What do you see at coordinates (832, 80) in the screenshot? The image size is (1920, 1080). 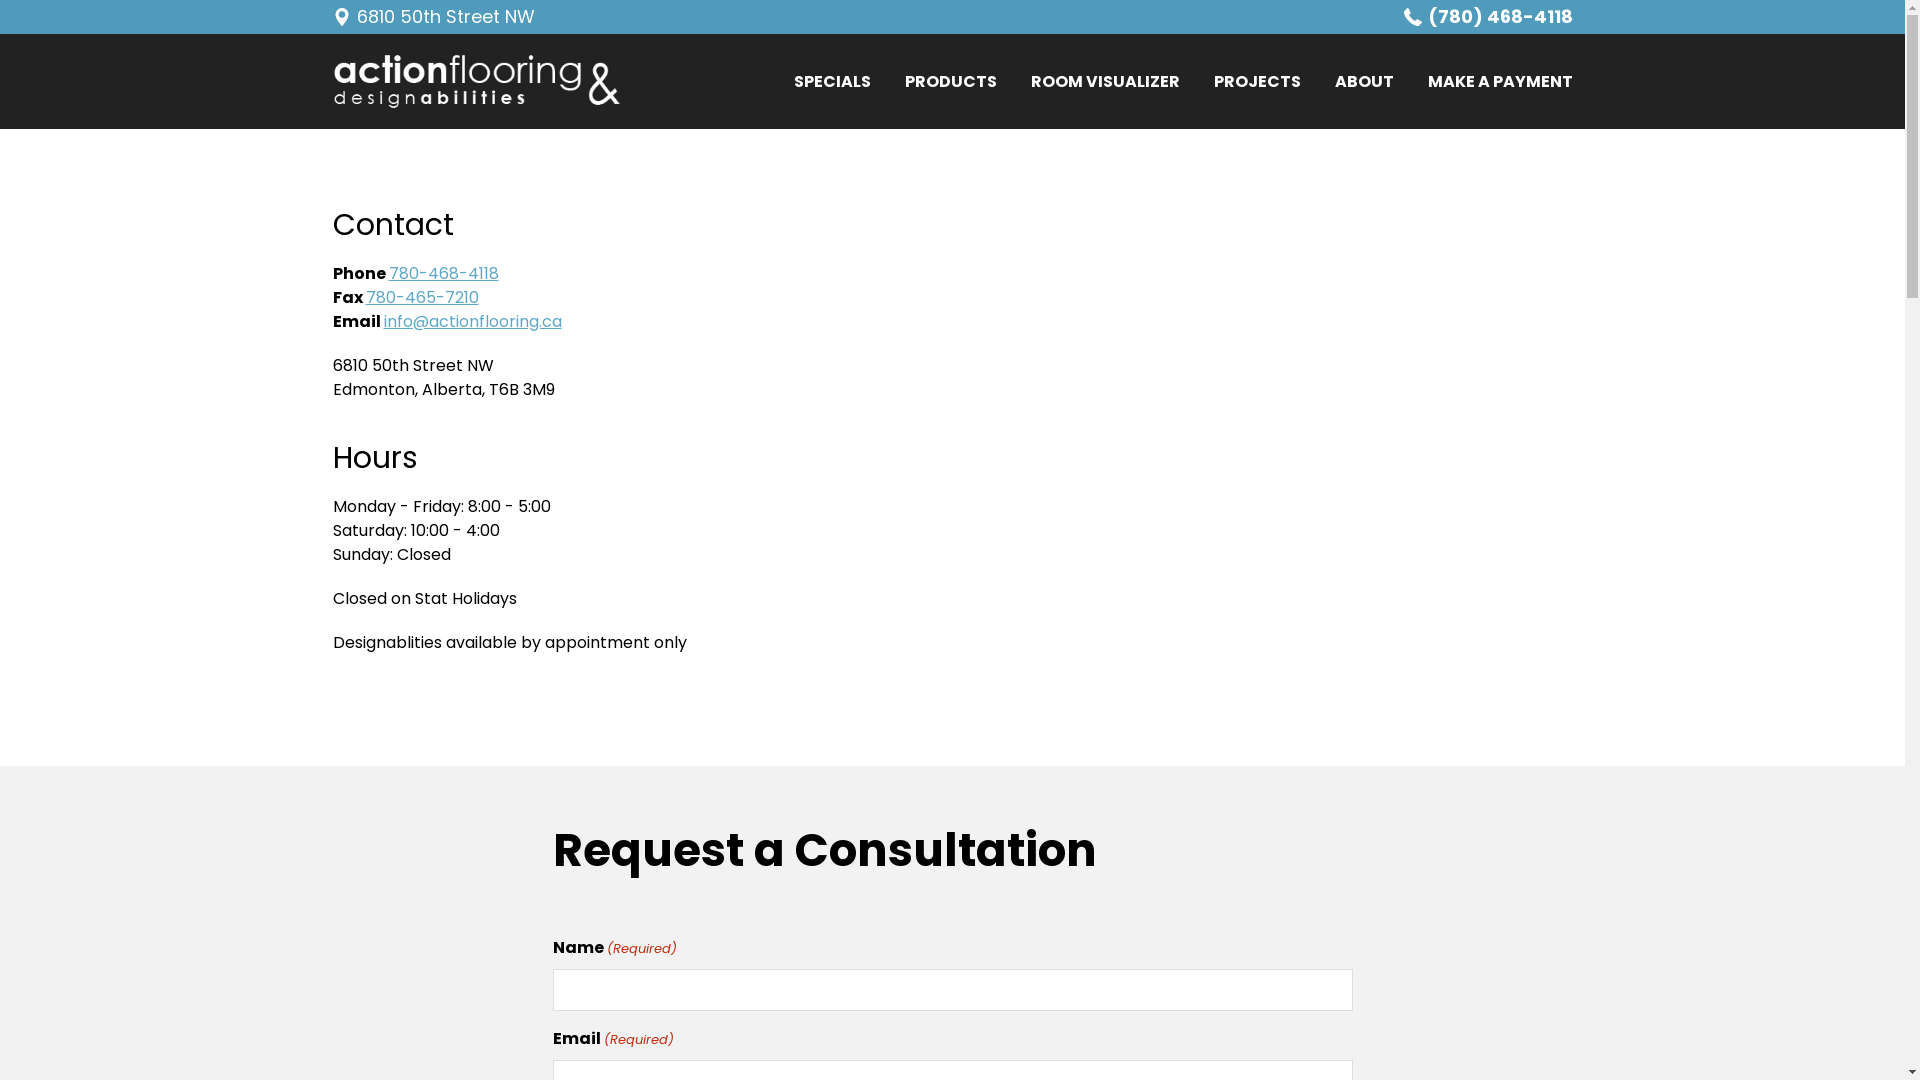 I see `'SPECIALS'` at bounding box center [832, 80].